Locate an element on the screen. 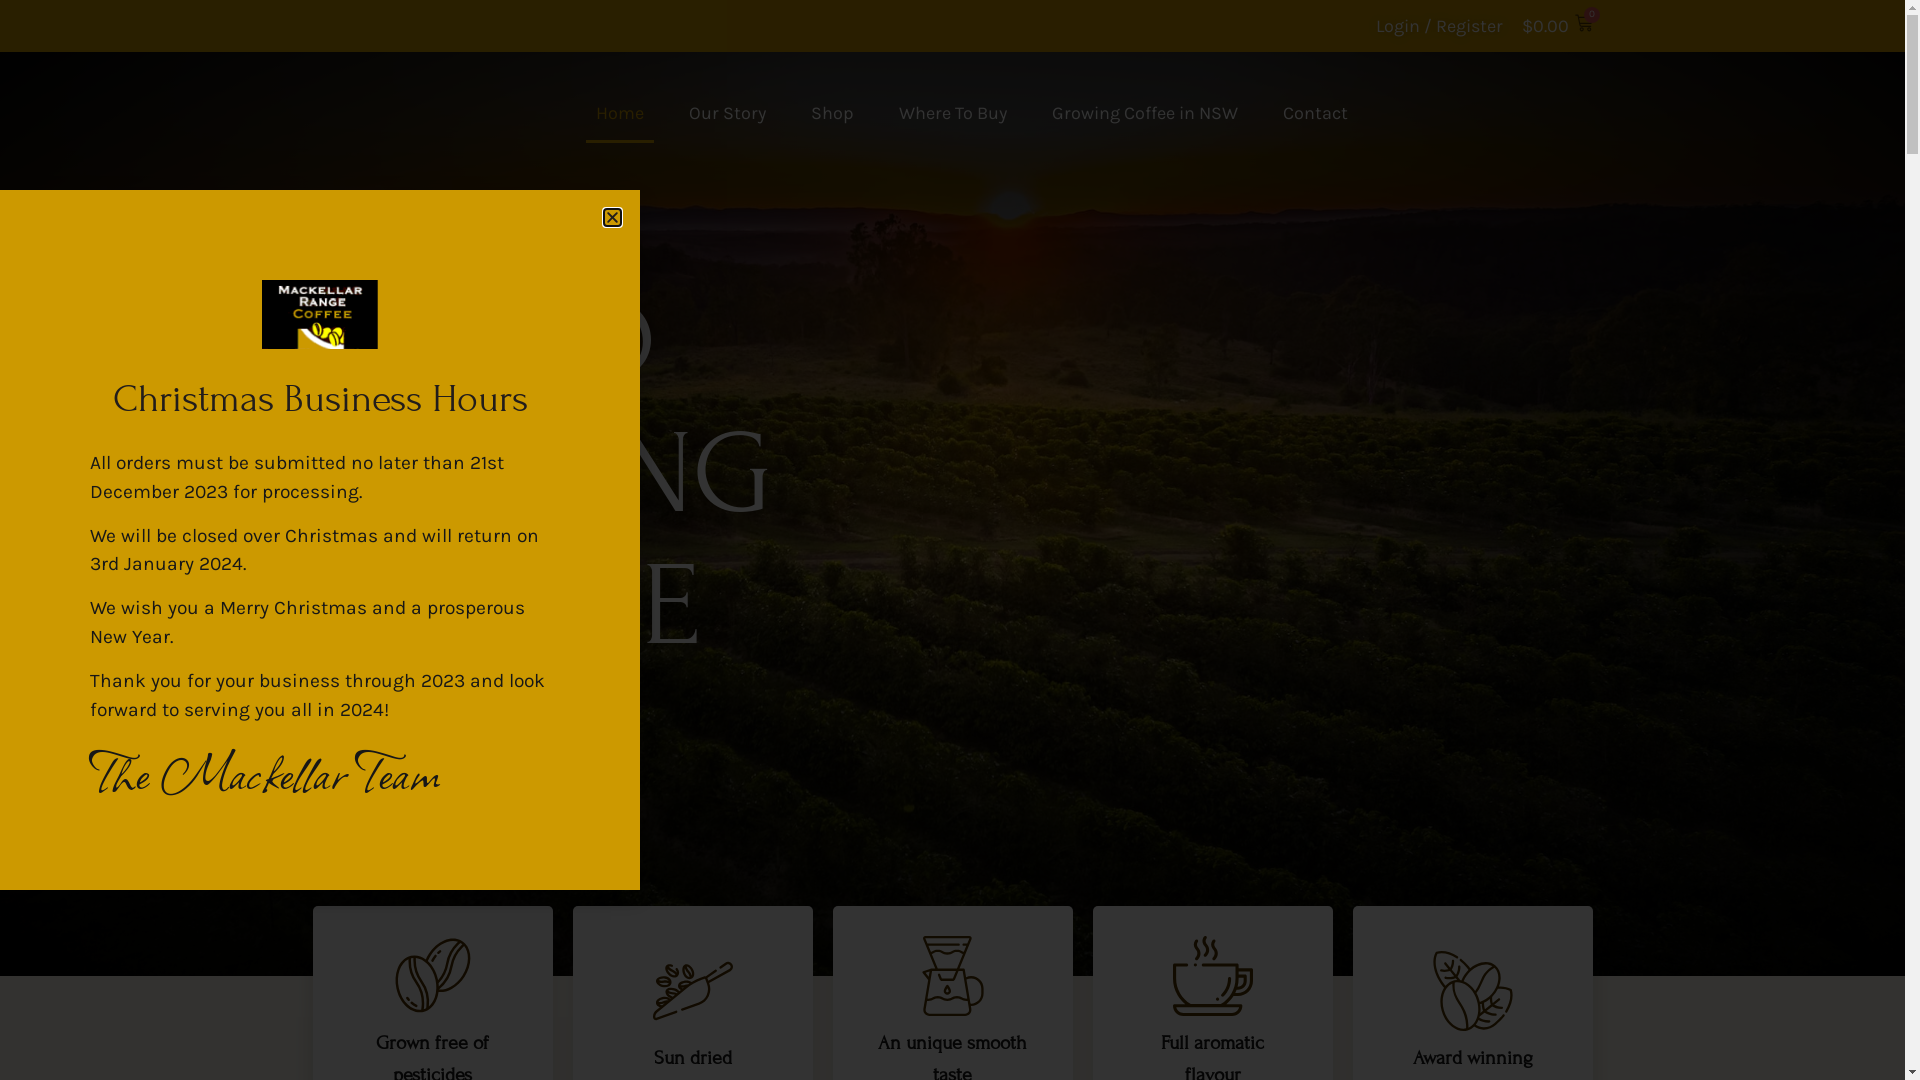 This screenshot has width=1920, height=1080. 'Home' is located at coordinates (618, 112).